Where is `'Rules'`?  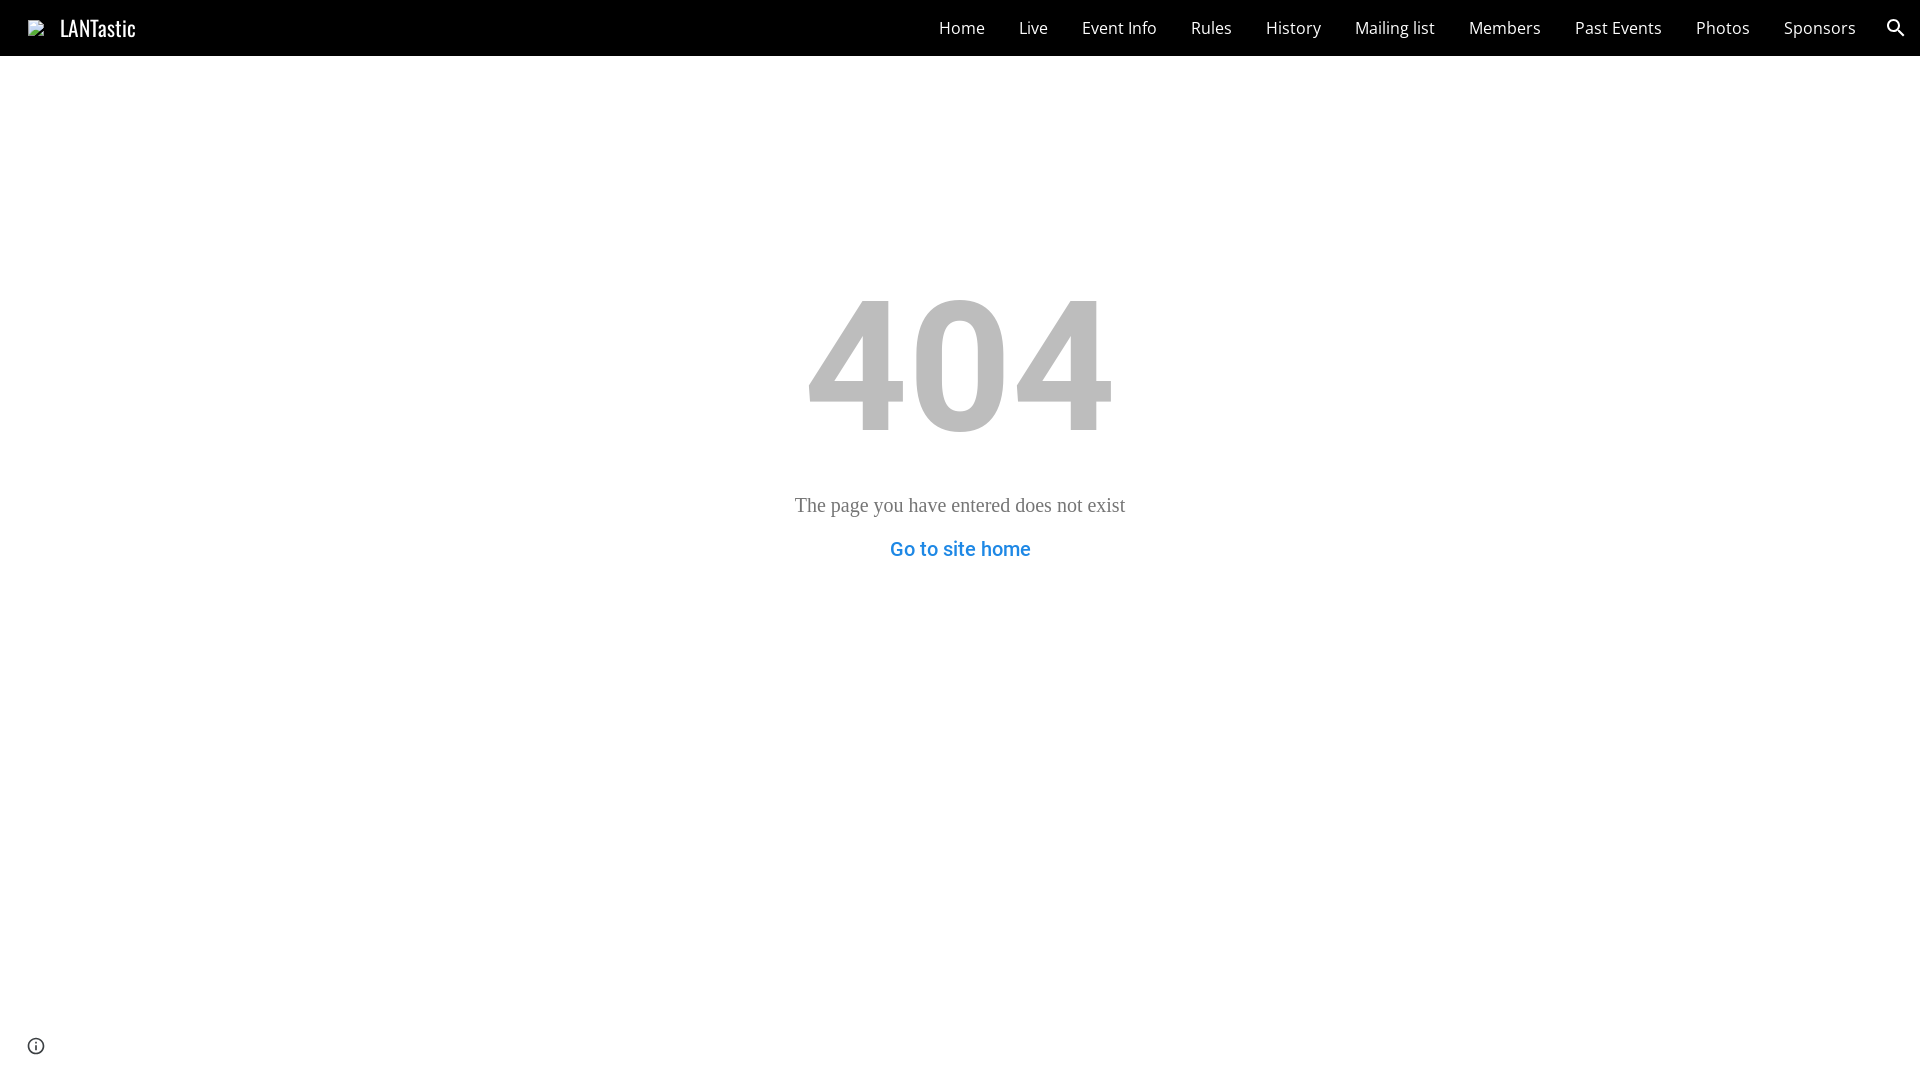
'Rules' is located at coordinates (1210, 27).